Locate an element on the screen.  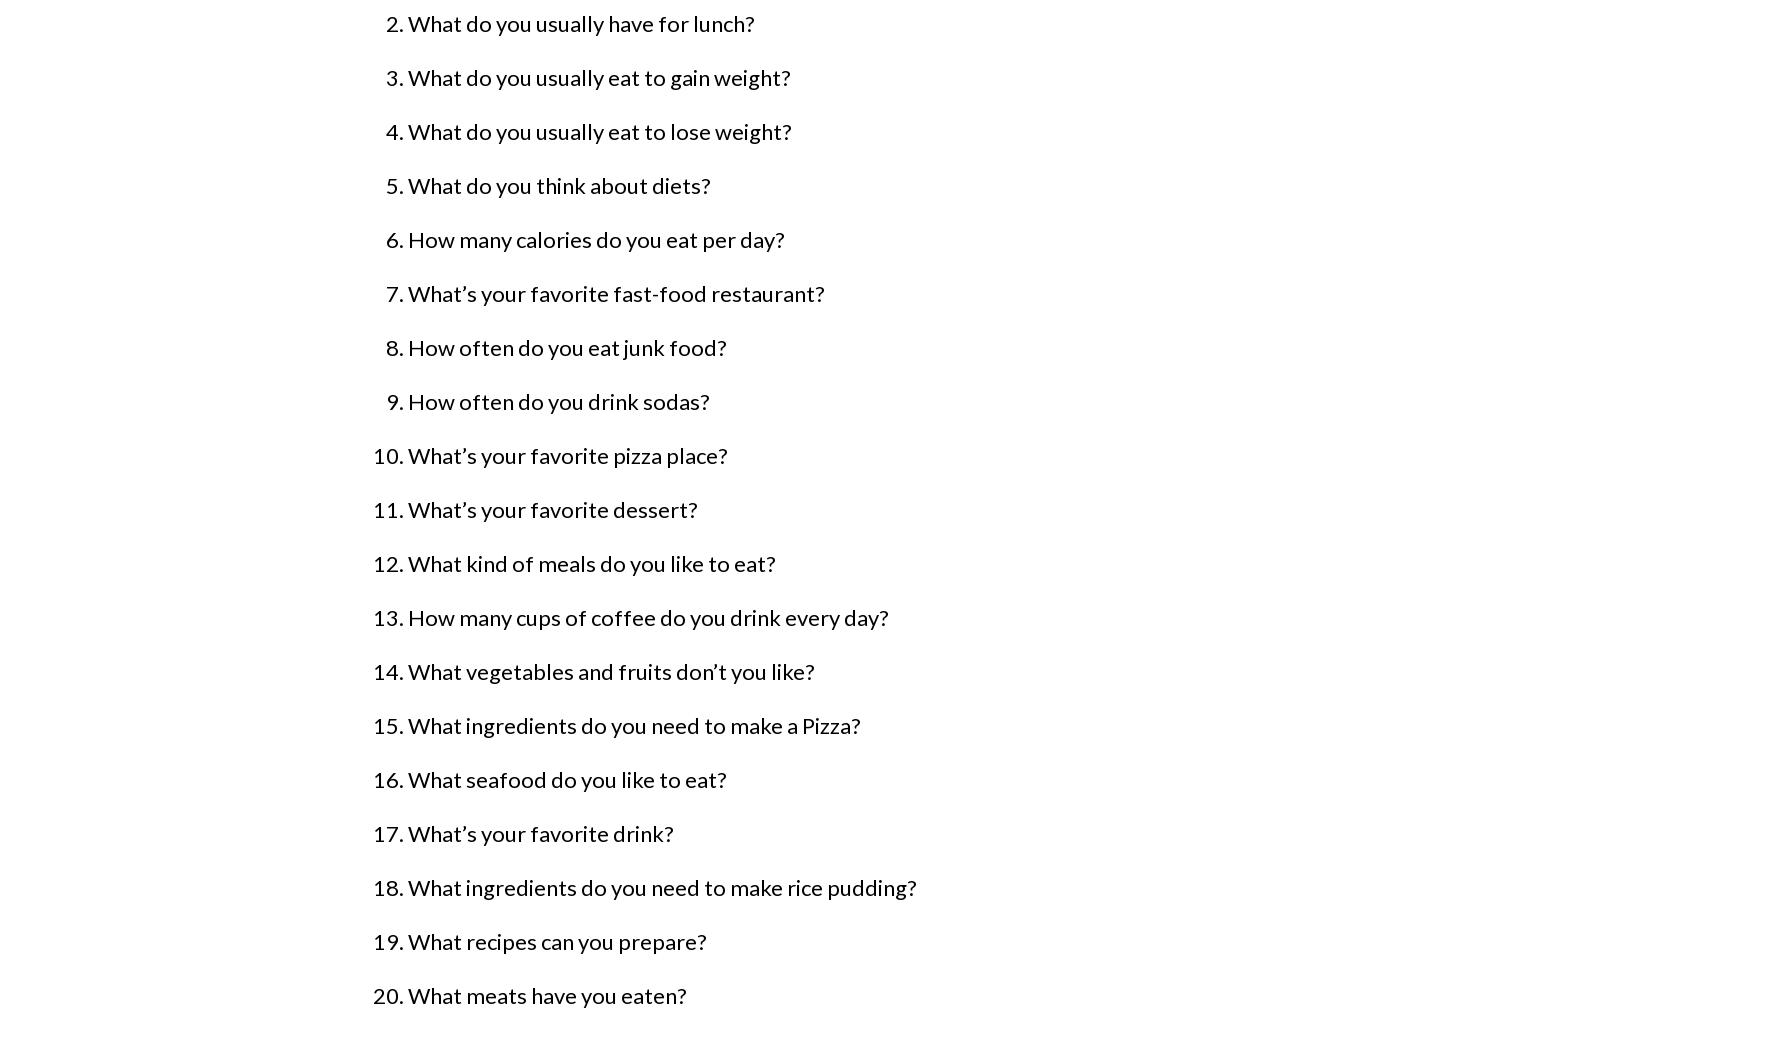
'What’s your
favorite drink?' is located at coordinates (541, 832).